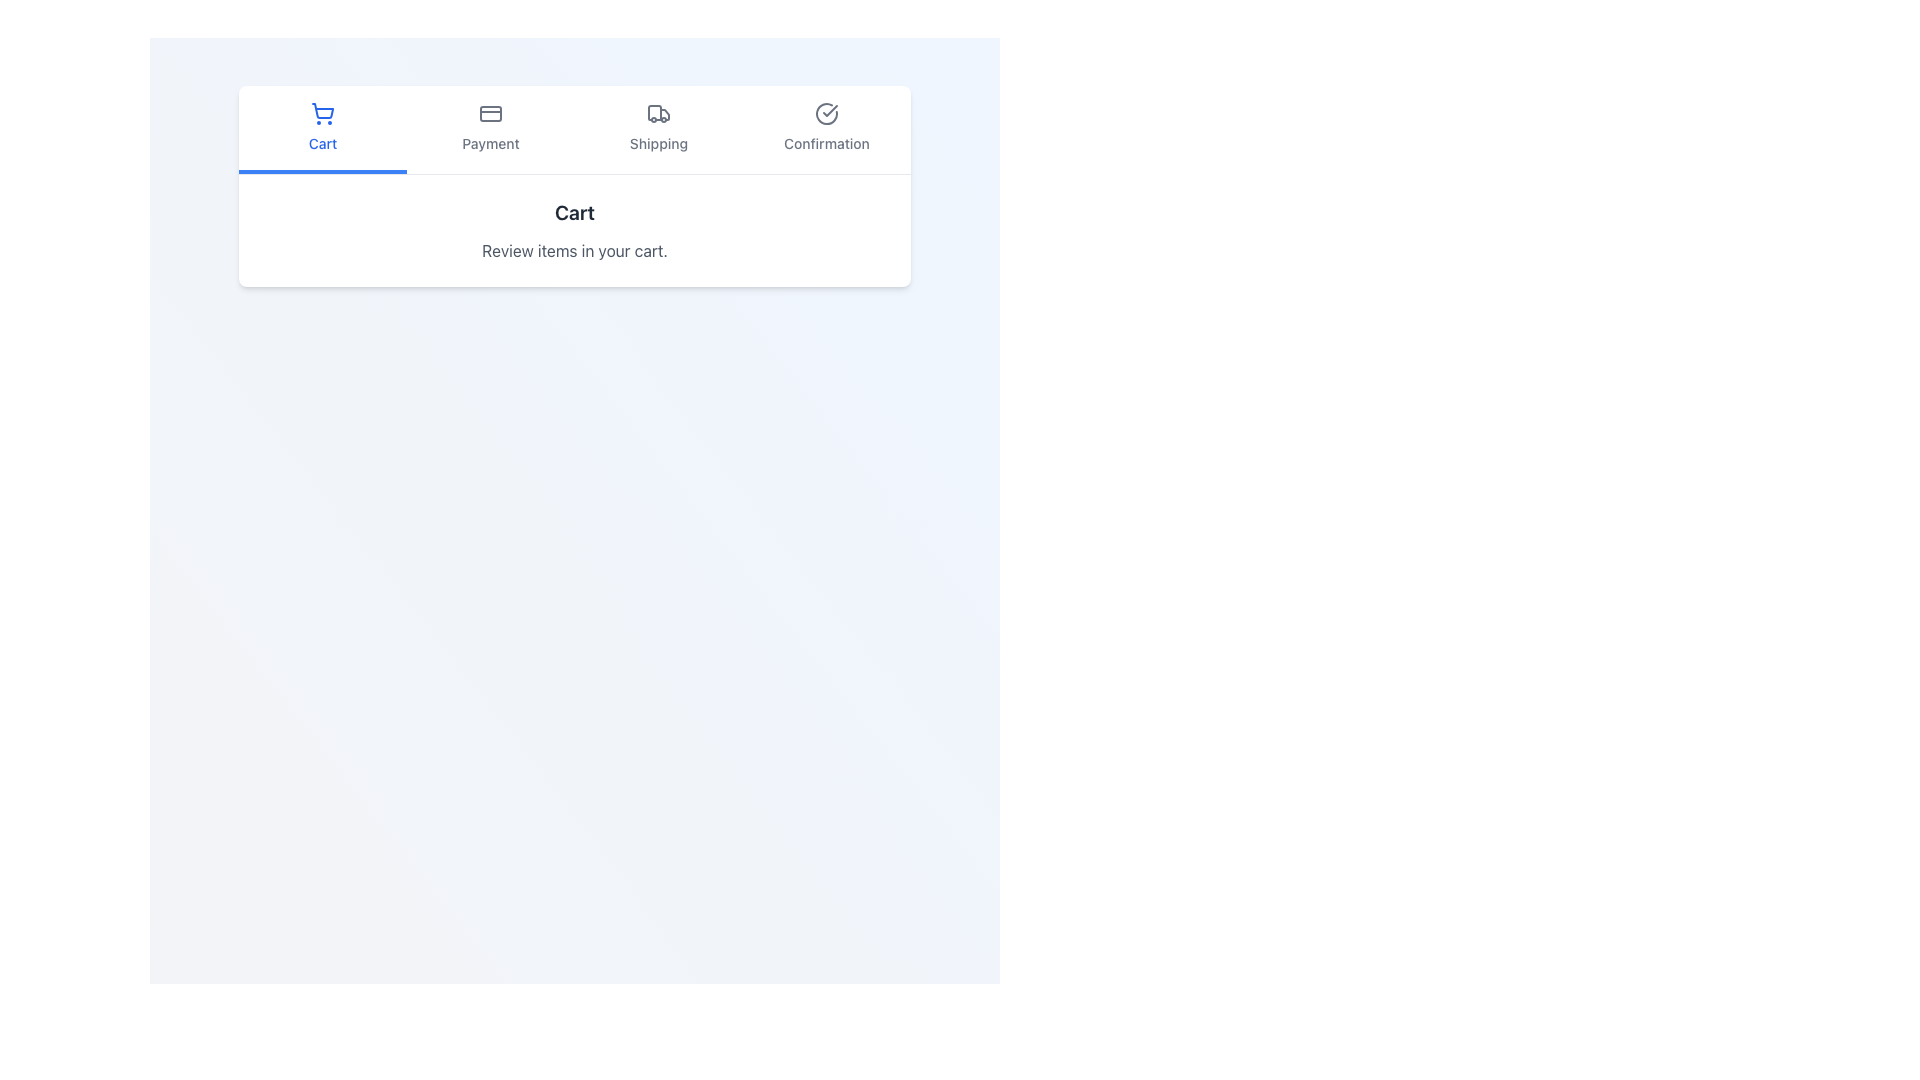  I want to click on the 'Cart' navigation link in the shopping interface for keyboard navigation, so click(322, 127).